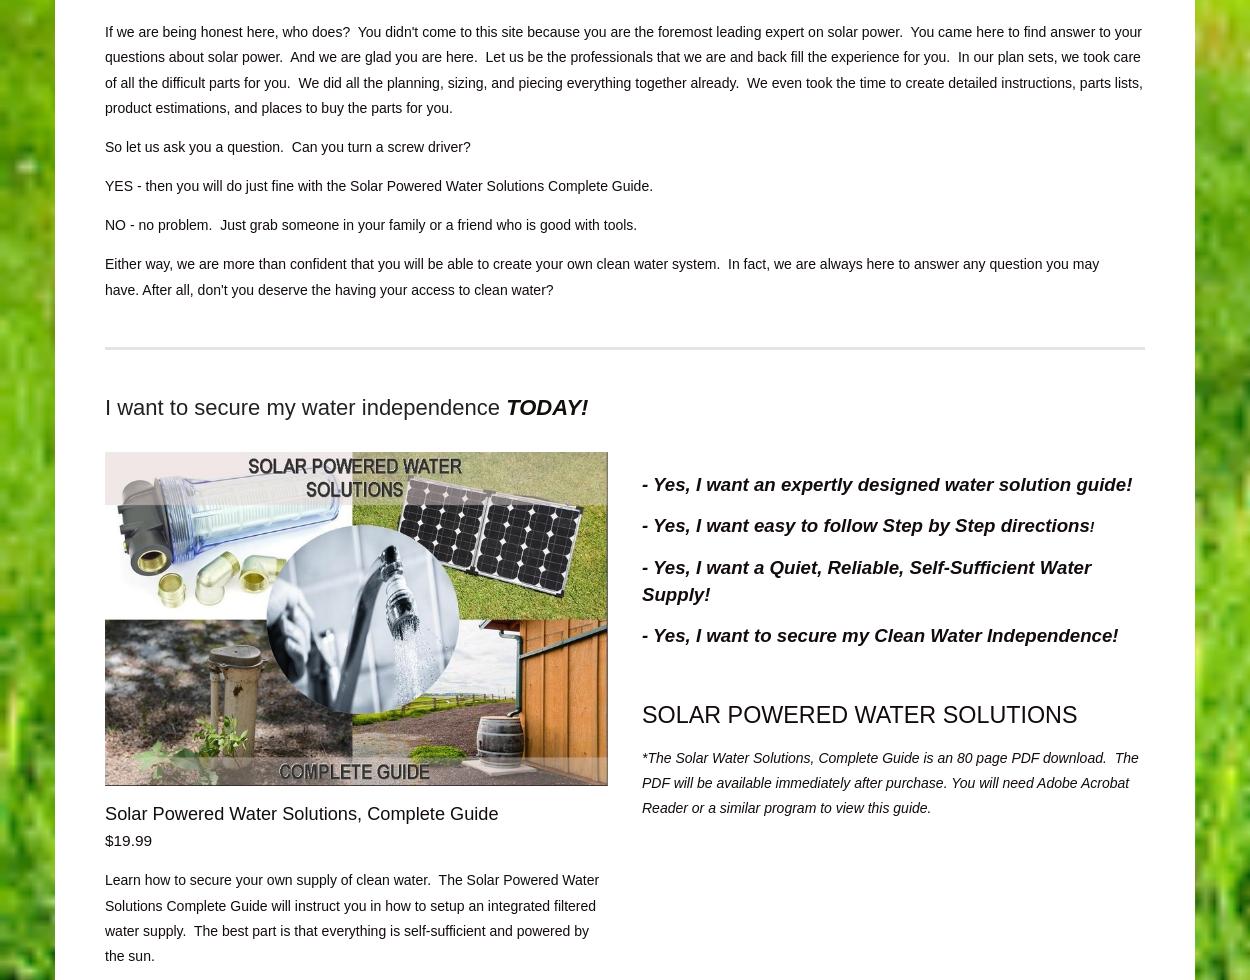 This screenshot has height=980, width=1250. Describe the element at coordinates (864, 525) in the screenshot. I see `'- Yes, I want easy to follow Step by Step directions'` at that location.